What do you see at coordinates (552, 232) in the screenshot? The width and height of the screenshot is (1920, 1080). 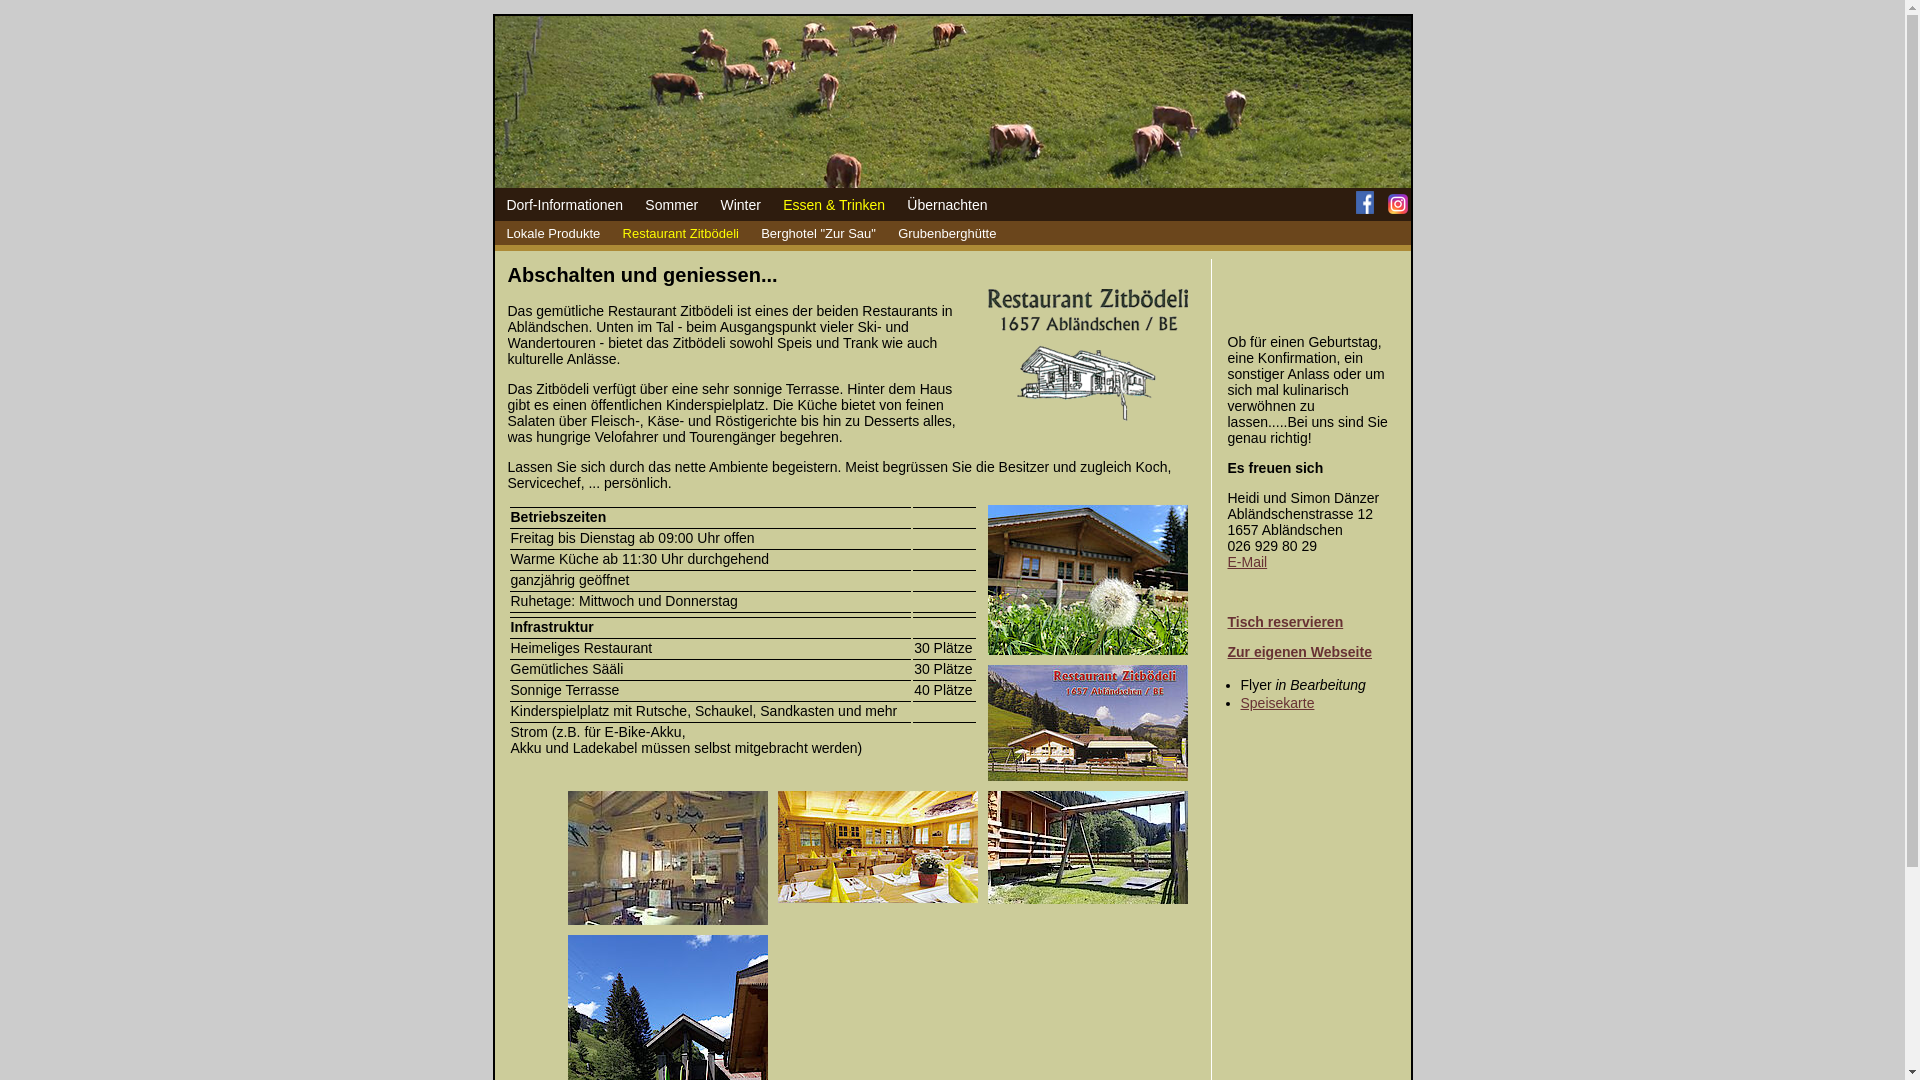 I see `'Lokale Produkte'` at bounding box center [552, 232].